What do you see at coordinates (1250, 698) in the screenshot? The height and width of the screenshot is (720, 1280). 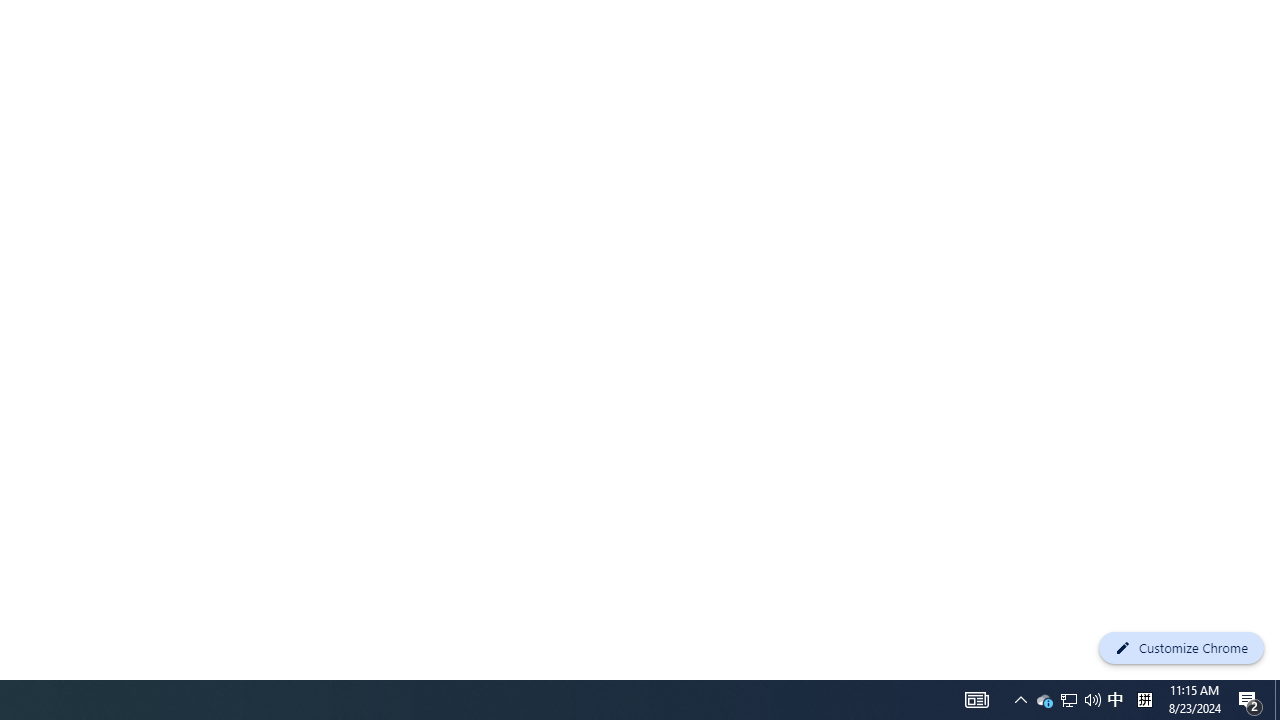 I see `'Show desktop'` at bounding box center [1250, 698].